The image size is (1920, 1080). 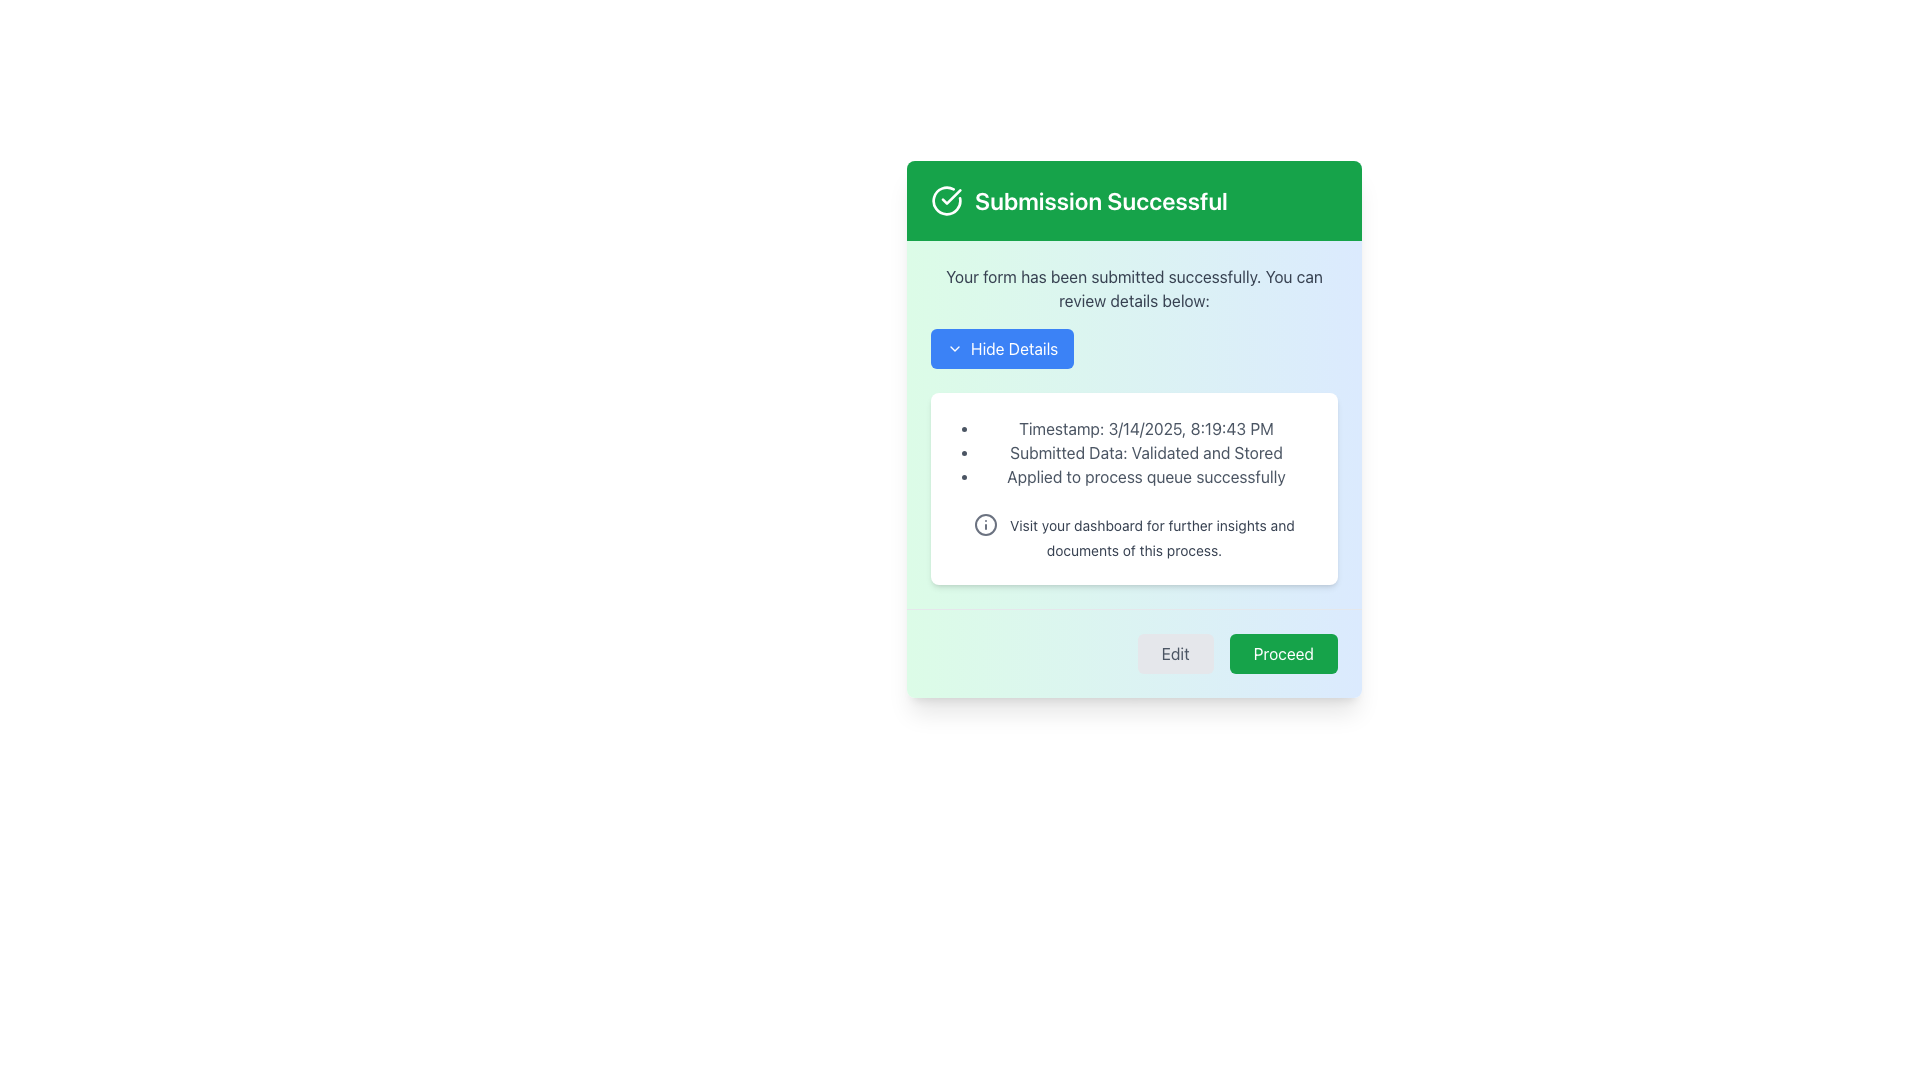 What do you see at coordinates (1146, 477) in the screenshot?
I see `static text label displaying 'Applied to process queue successfully' located in the notification dialog titled 'Submission Successful'` at bounding box center [1146, 477].